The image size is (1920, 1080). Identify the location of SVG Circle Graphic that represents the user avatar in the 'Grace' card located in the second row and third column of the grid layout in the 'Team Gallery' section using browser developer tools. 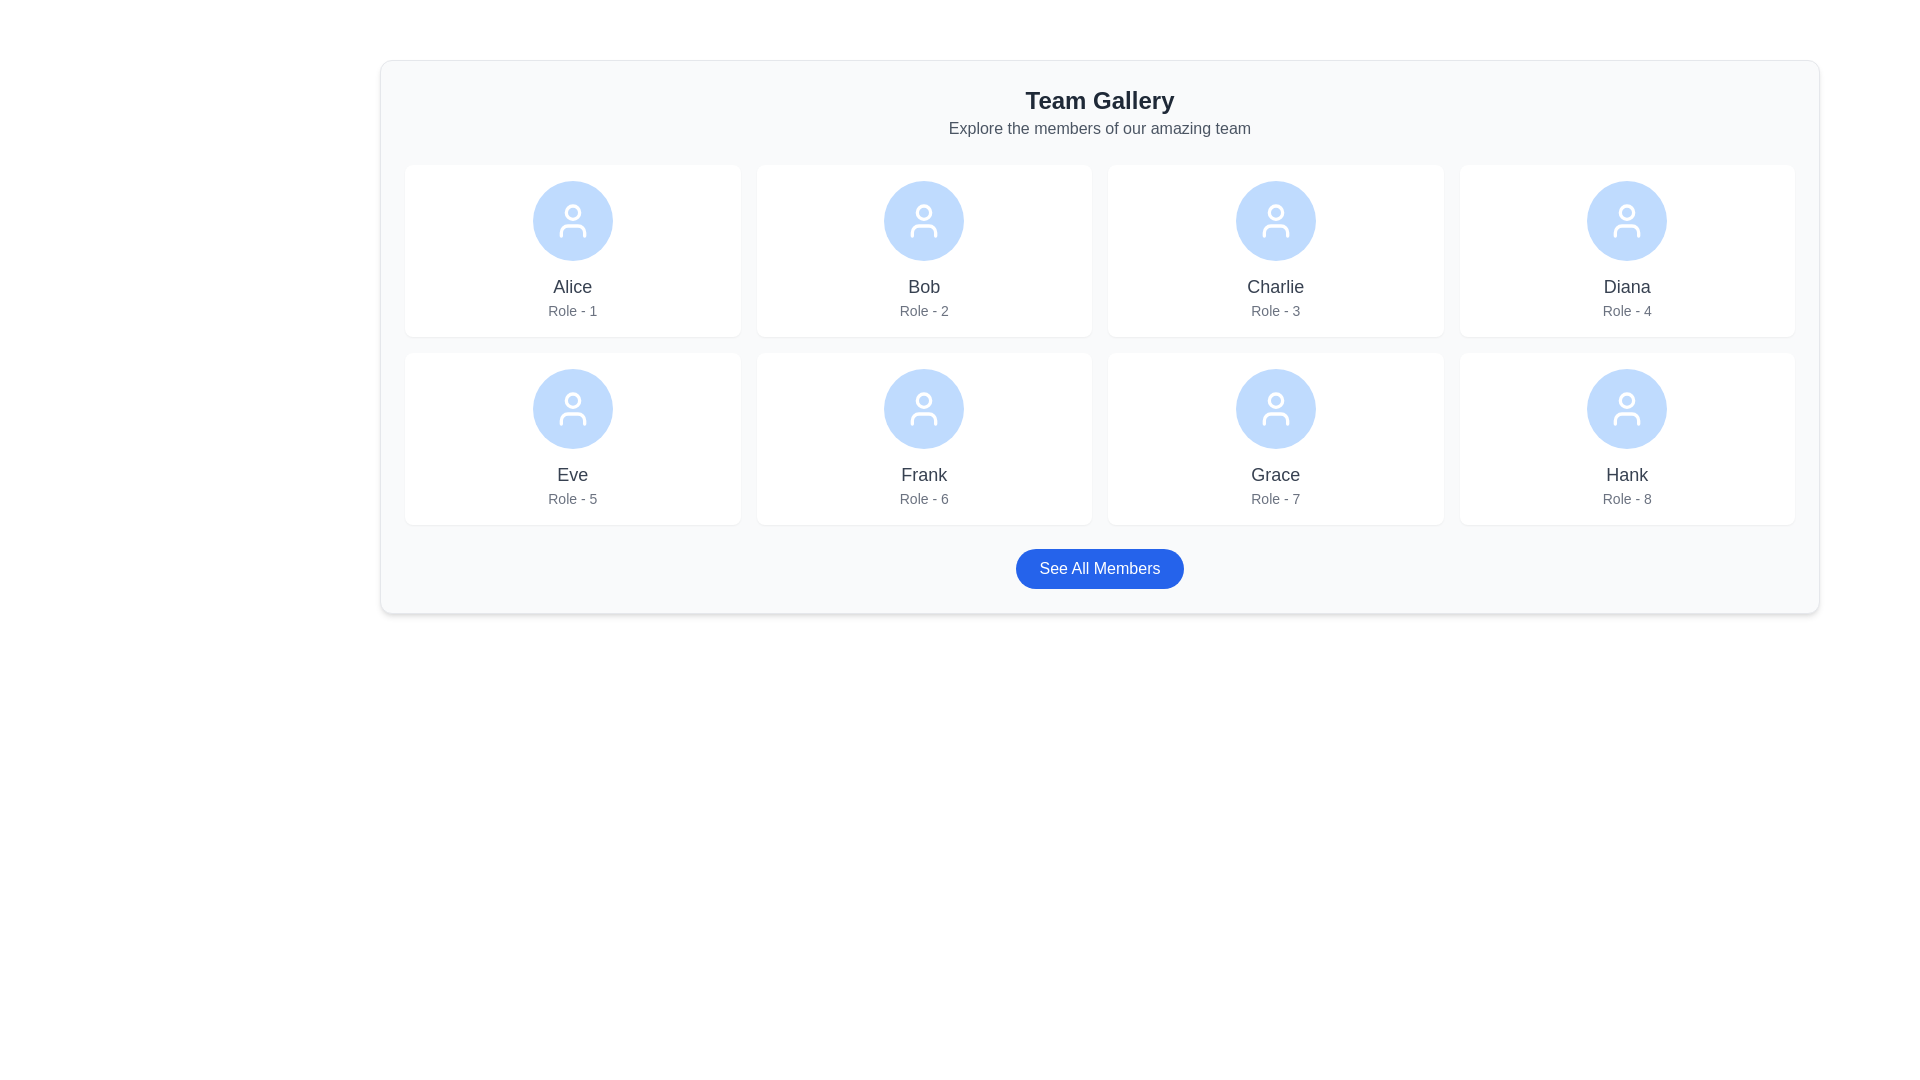
(1274, 400).